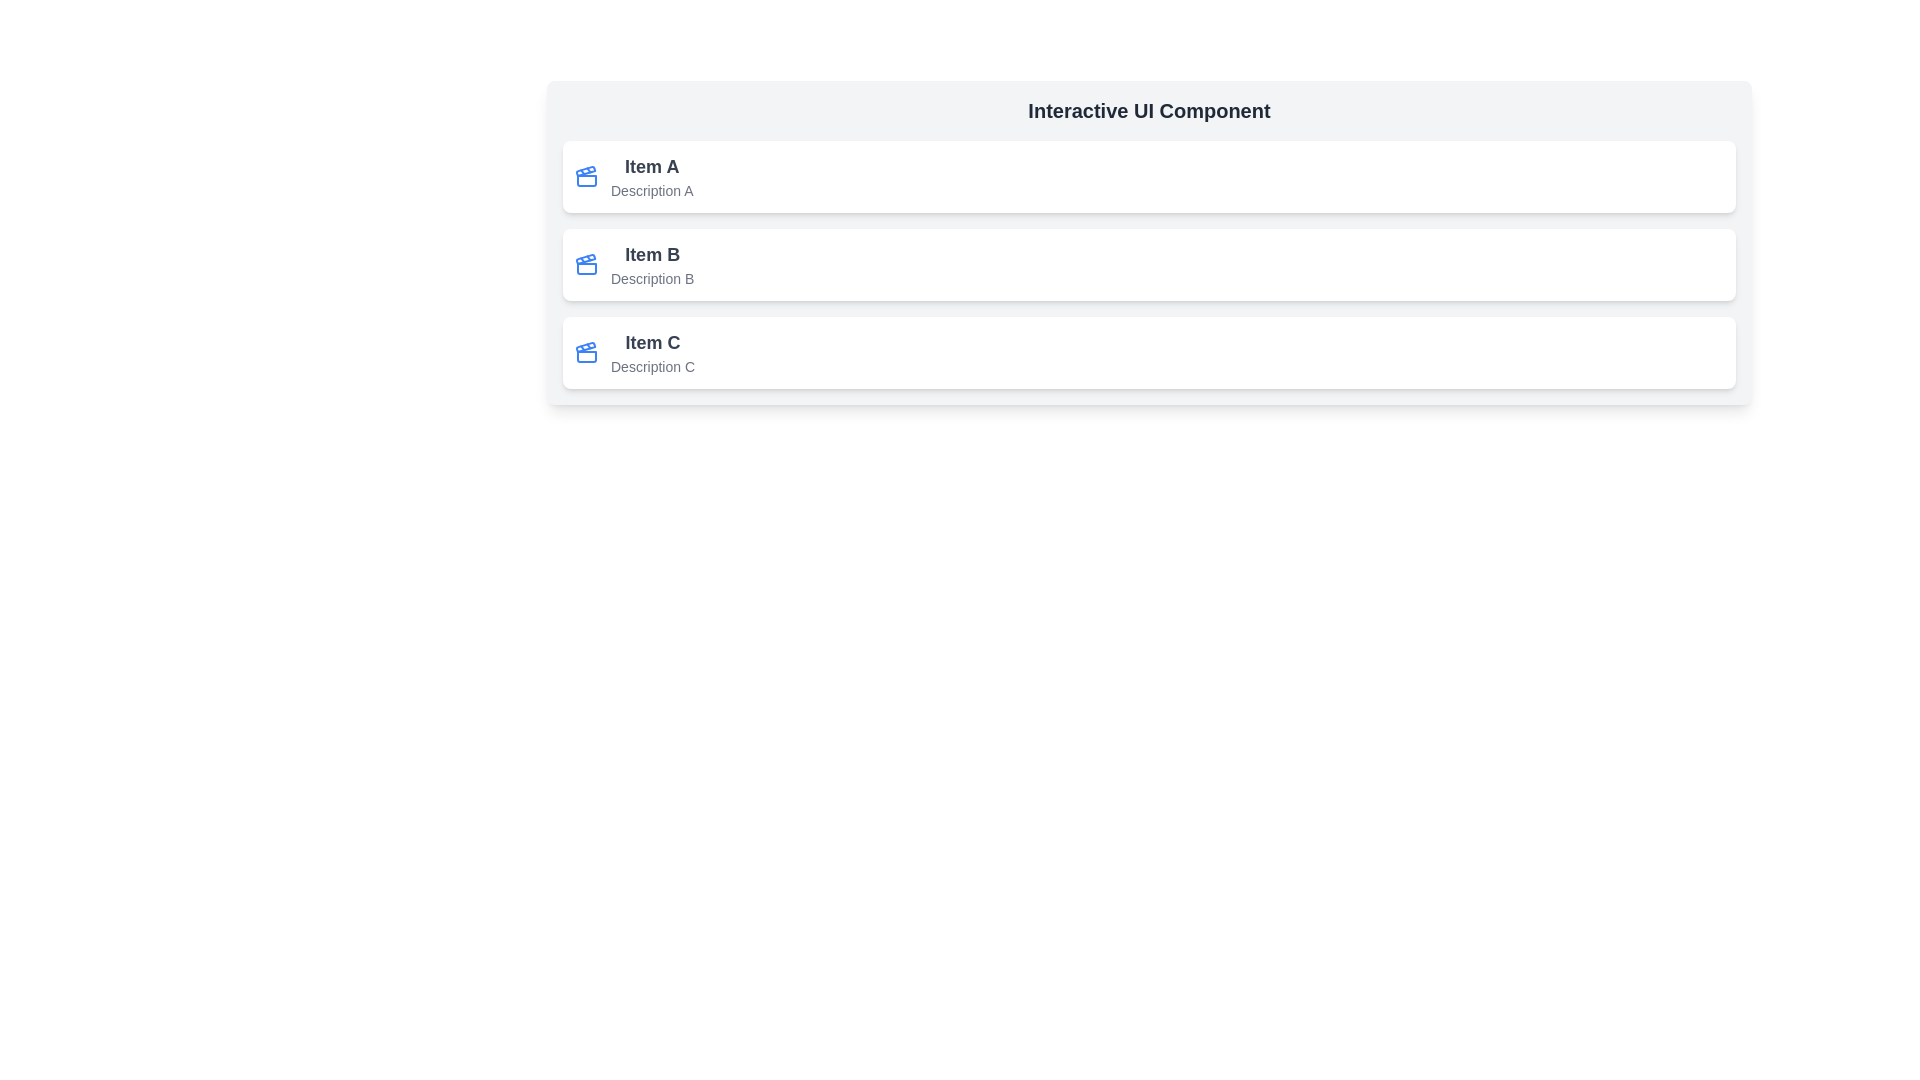  What do you see at coordinates (652, 191) in the screenshot?
I see `the text label 'Description A' styled with a small font size and gray color, located below 'Item A' in the first card of a vertically stacked list` at bounding box center [652, 191].